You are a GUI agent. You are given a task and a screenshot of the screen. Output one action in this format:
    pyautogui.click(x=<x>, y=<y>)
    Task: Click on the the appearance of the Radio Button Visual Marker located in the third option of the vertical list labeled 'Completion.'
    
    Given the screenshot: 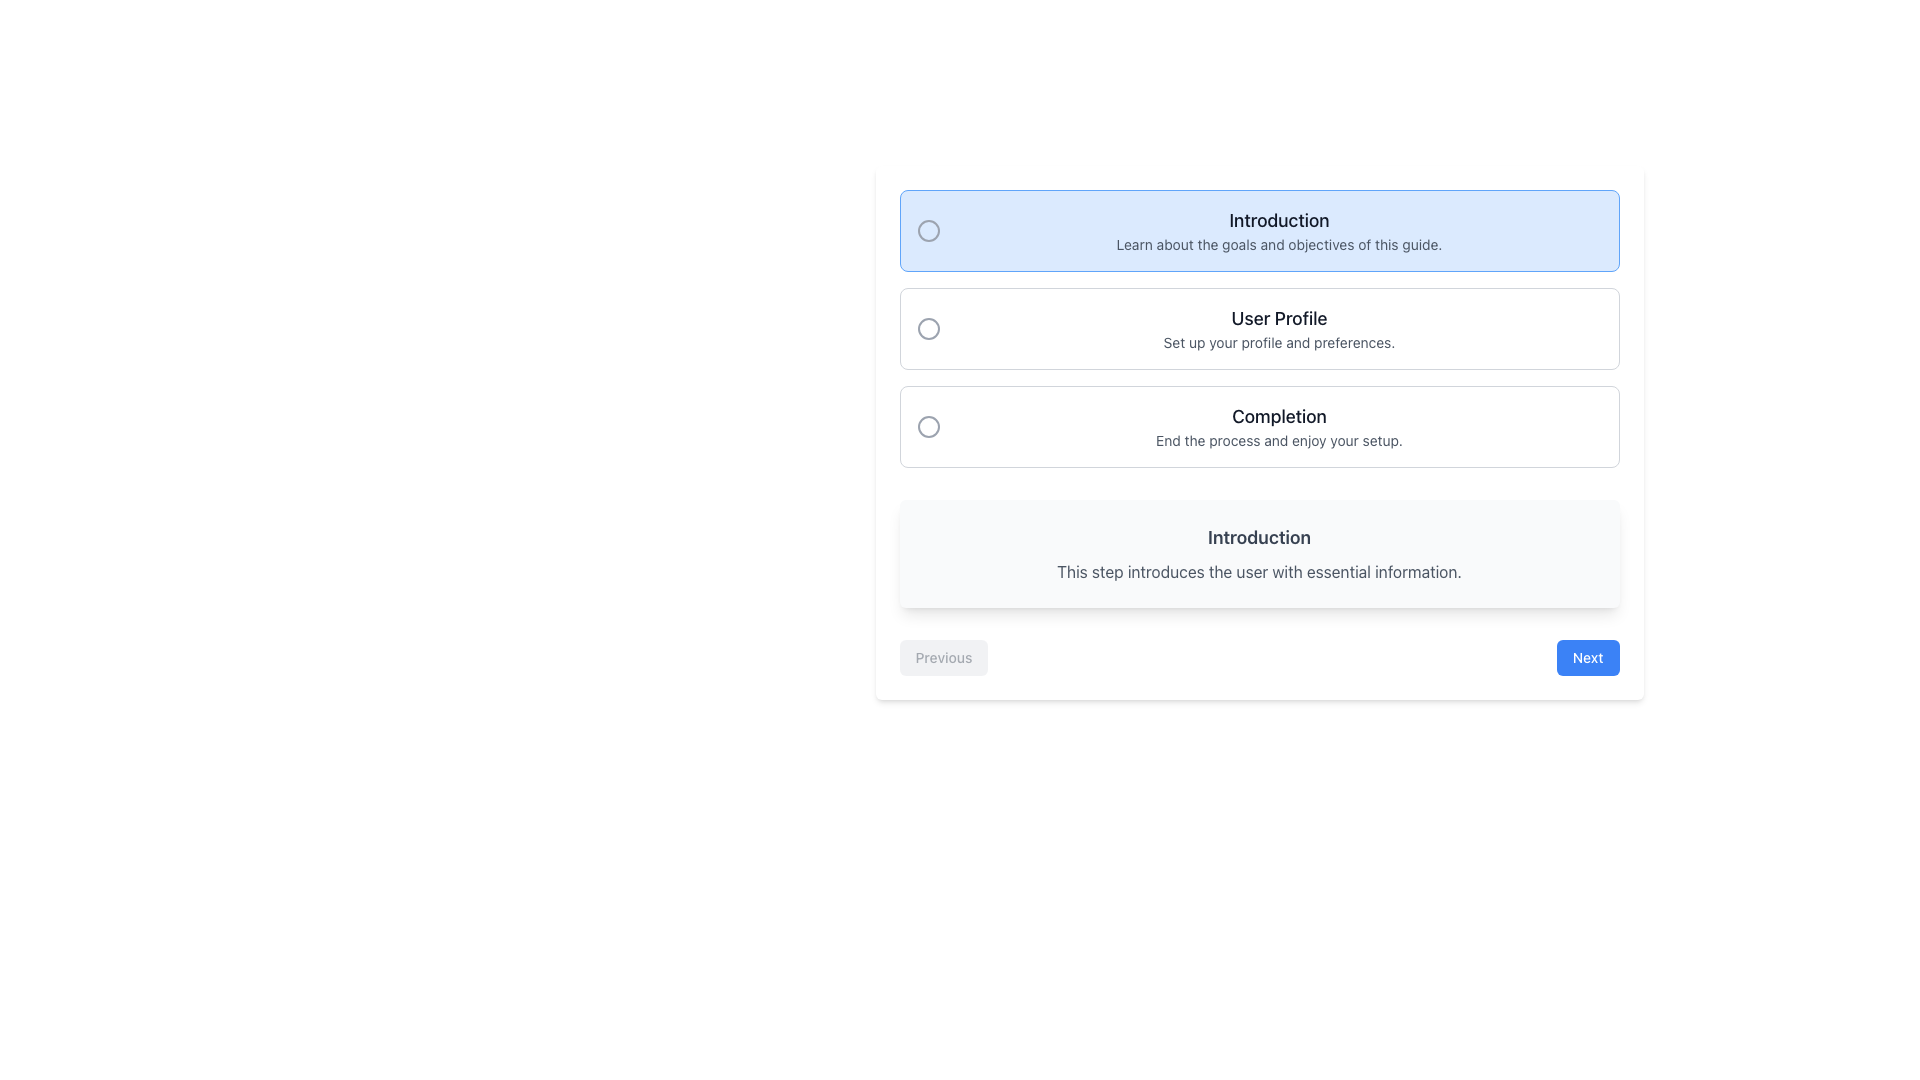 What is the action you would take?
    pyautogui.click(x=927, y=426)
    